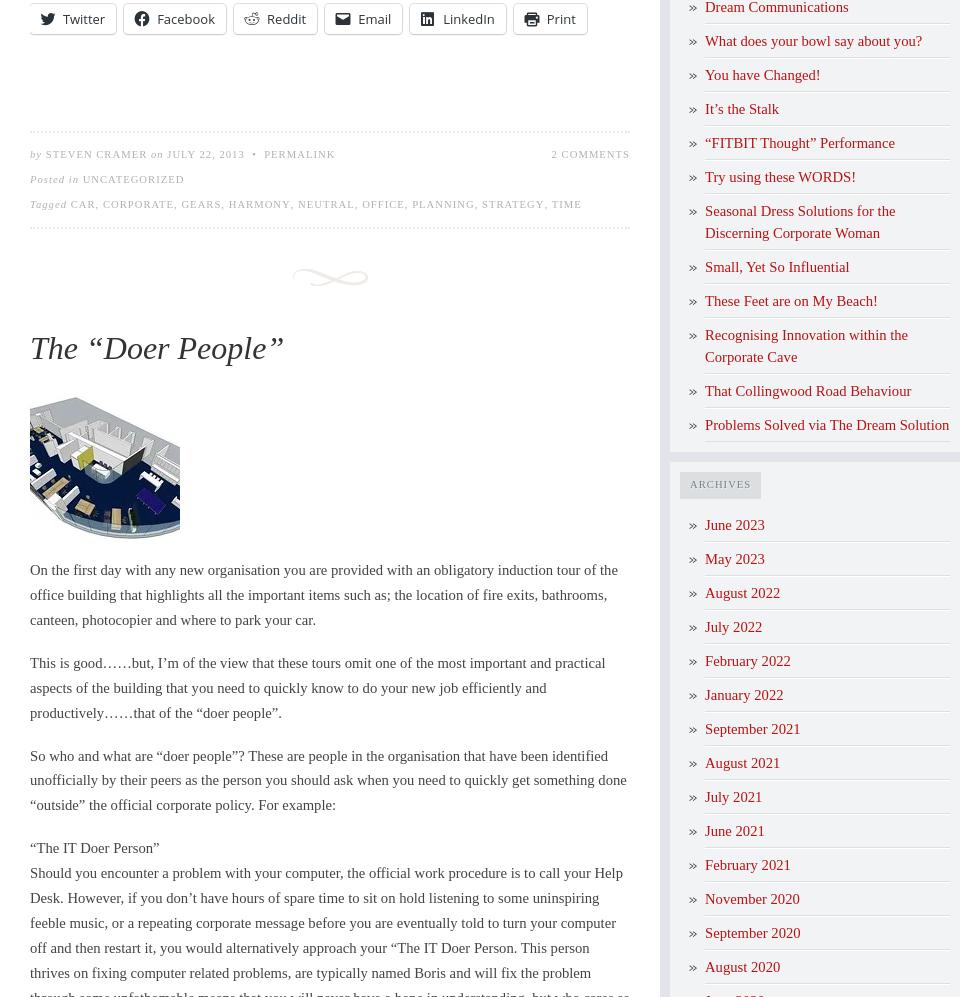 This screenshot has height=997, width=960. What do you see at coordinates (705, 107) in the screenshot?
I see `'It’s the Stalk'` at bounding box center [705, 107].